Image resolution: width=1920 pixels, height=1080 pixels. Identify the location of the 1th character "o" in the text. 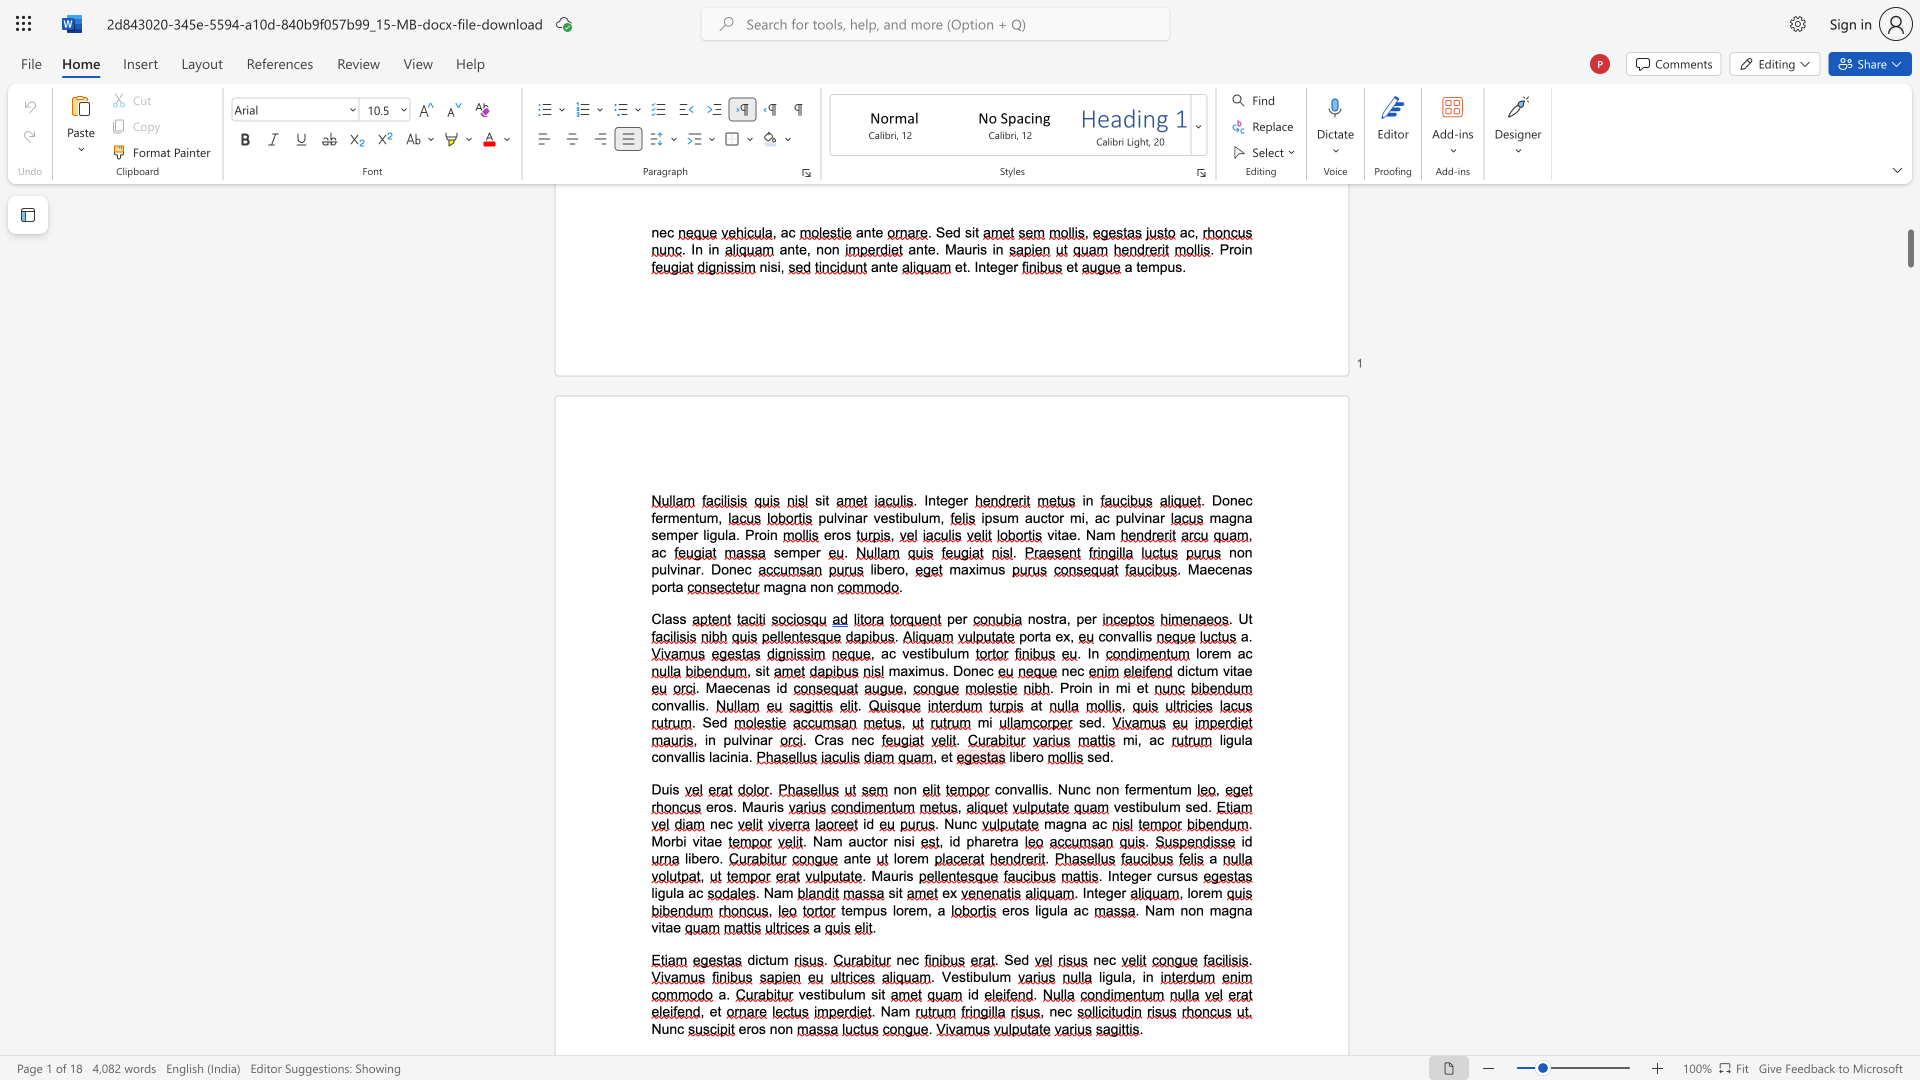
(1039, 618).